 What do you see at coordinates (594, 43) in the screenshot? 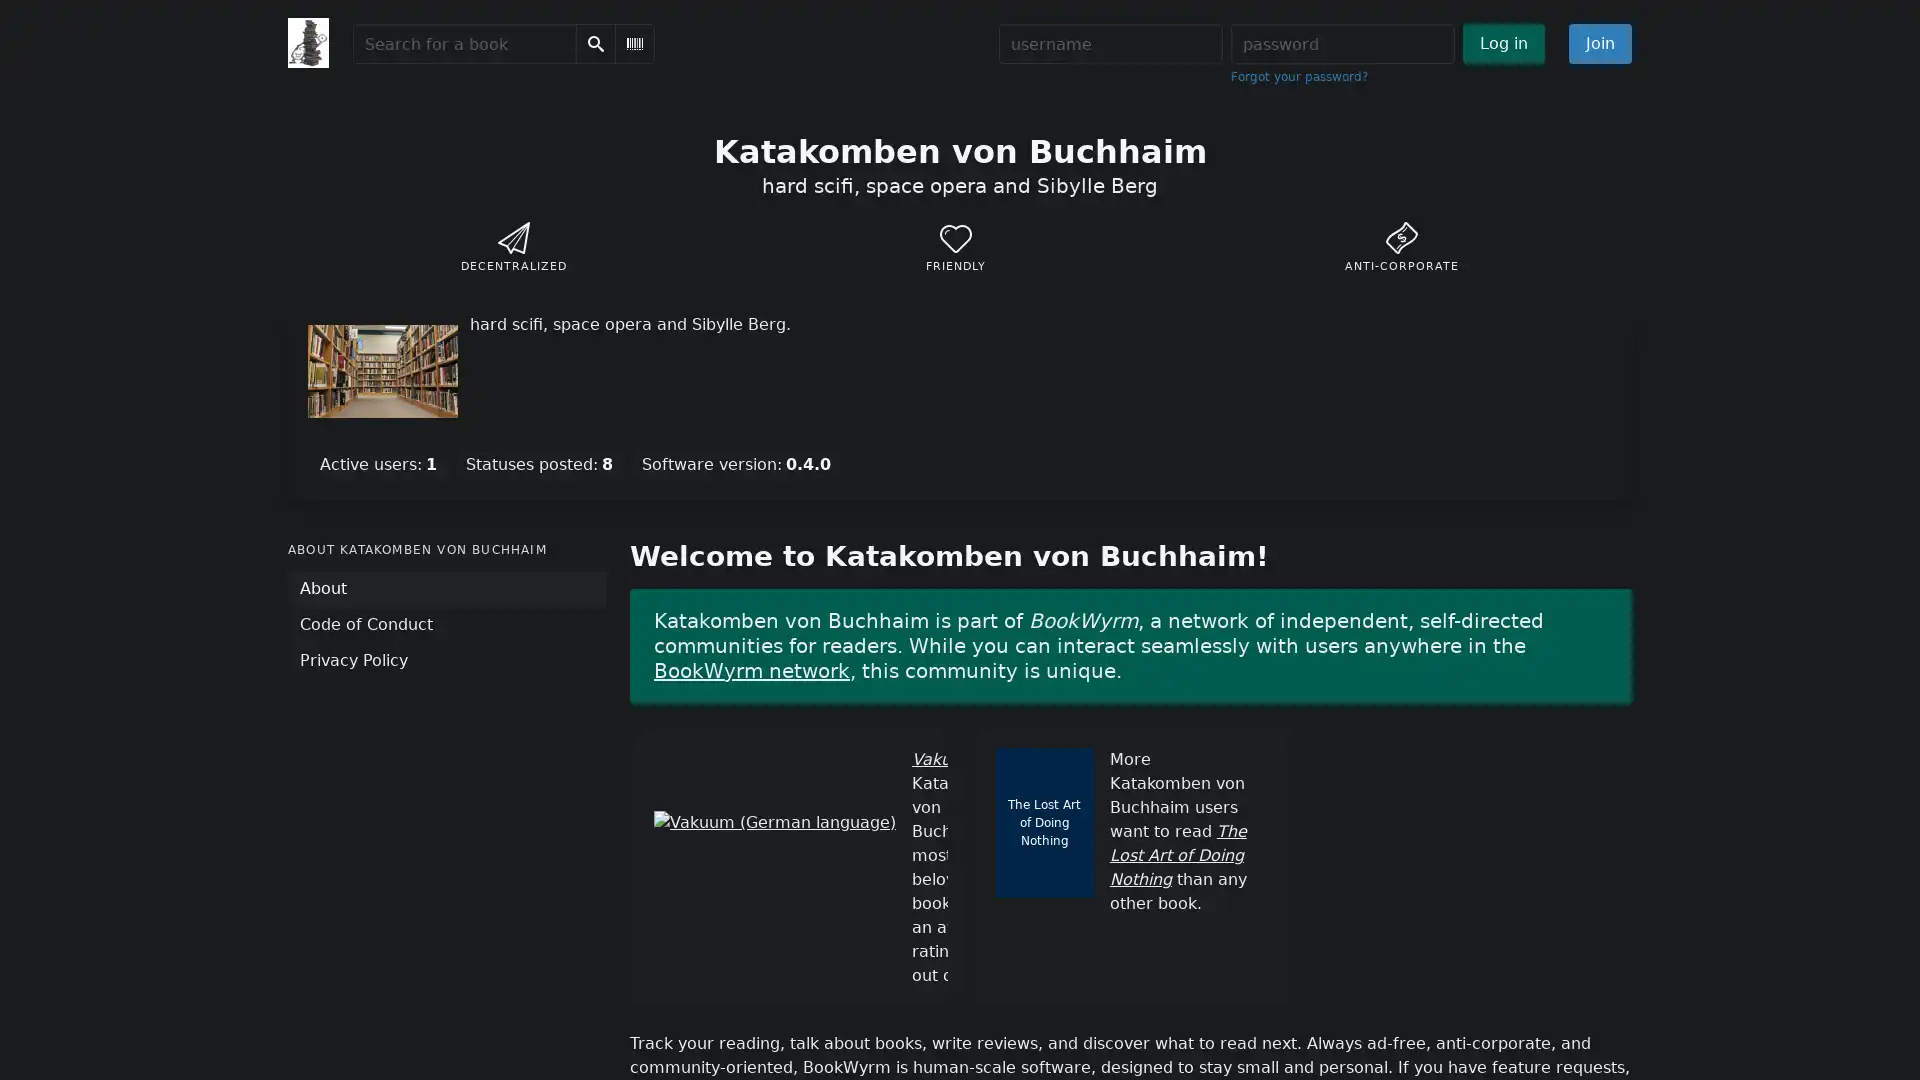
I see `Search` at bounding box center [594, 43].